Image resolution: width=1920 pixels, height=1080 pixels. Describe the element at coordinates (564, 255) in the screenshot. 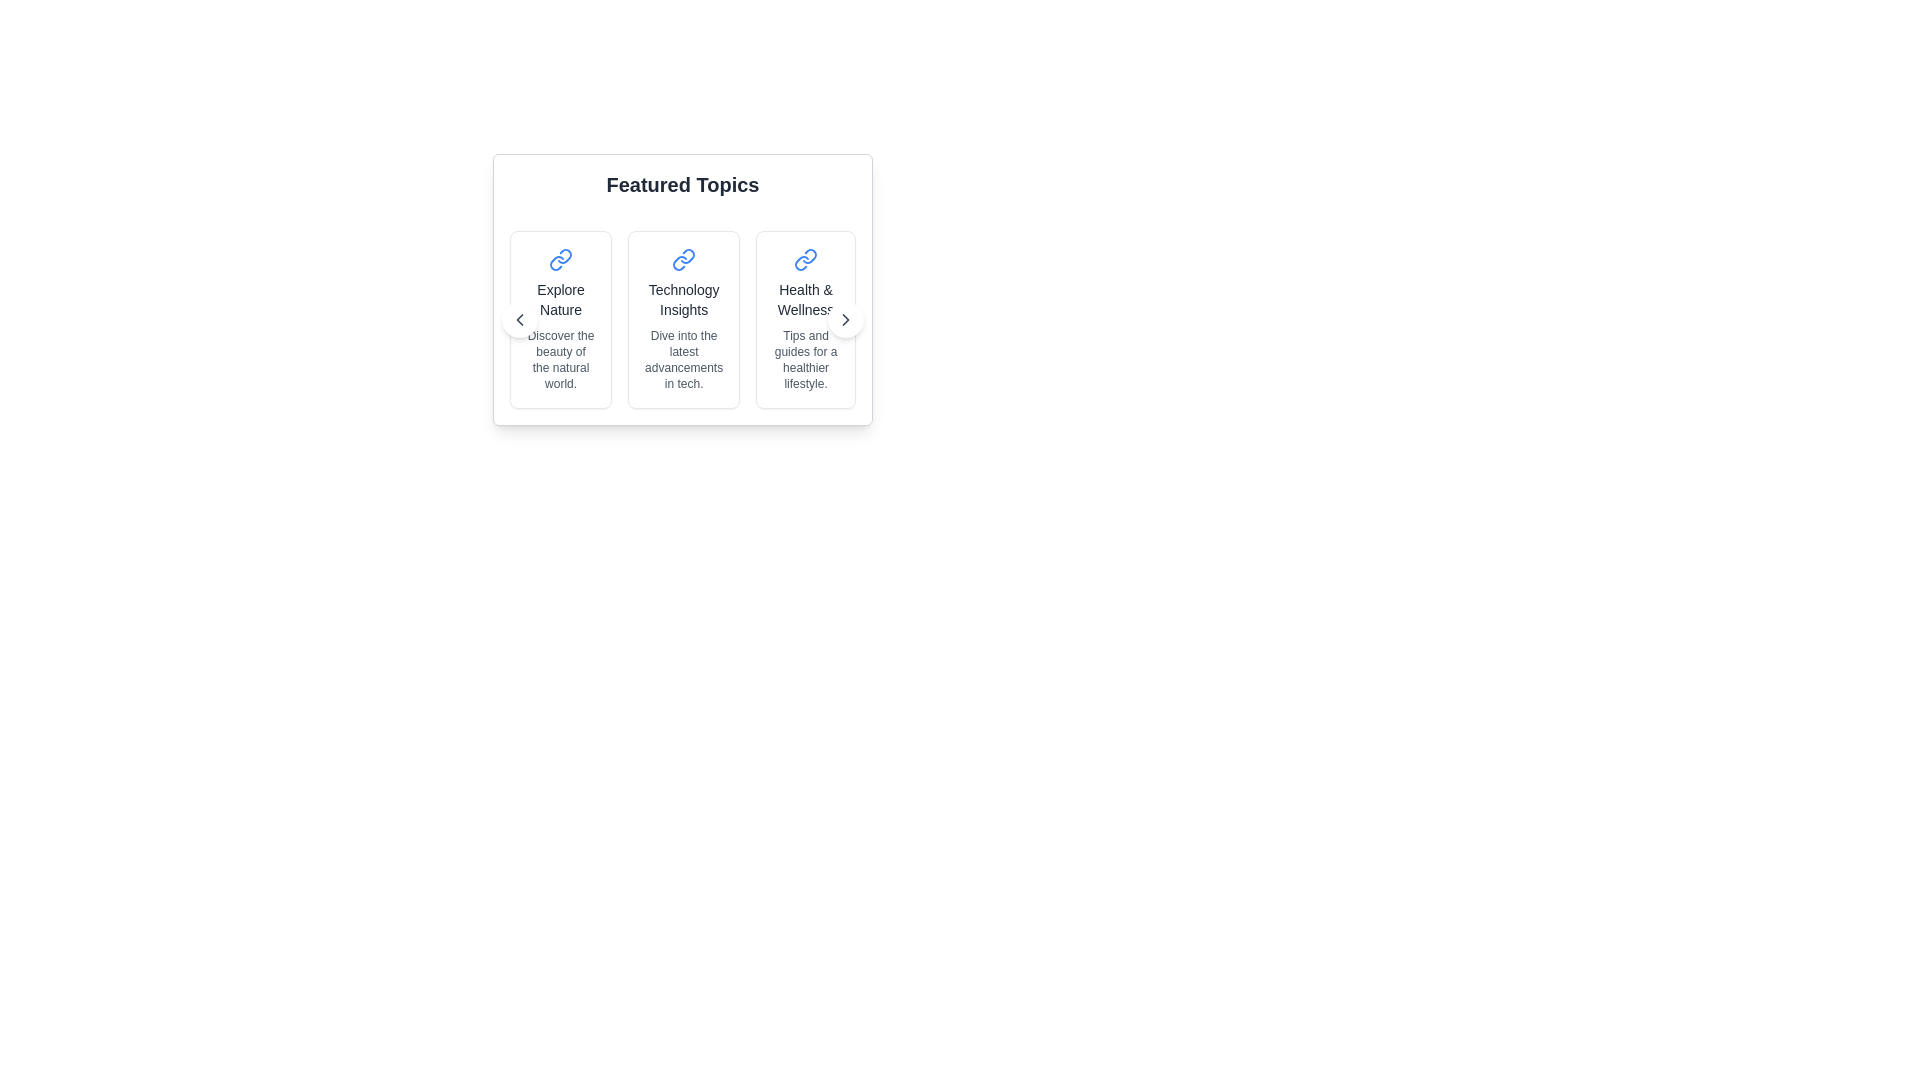

I see `the link icon located to the immediate left of the 'Explore Nature' title text within the first card of the 'Featured Topics' section` at that location.